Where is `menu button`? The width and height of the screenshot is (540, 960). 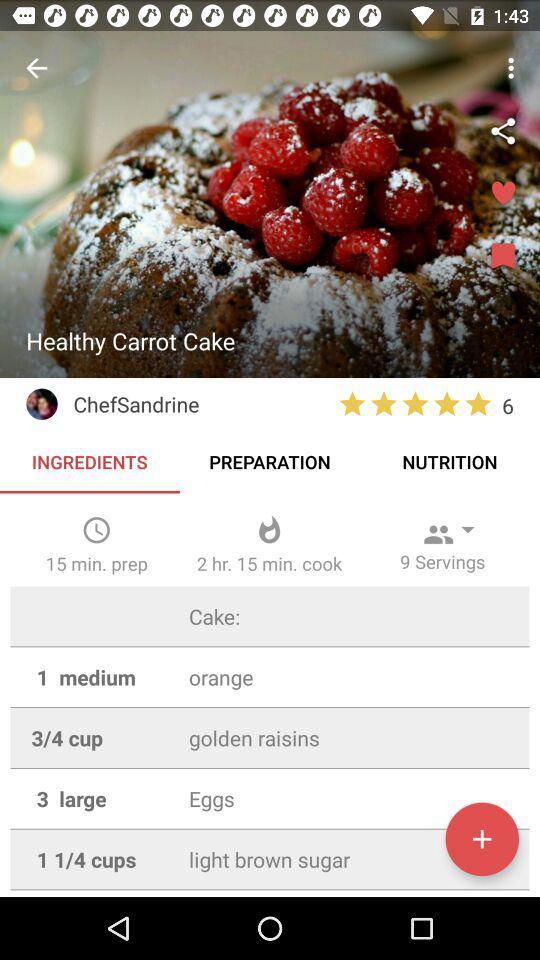
menu button is located at coordinates (502, 256).